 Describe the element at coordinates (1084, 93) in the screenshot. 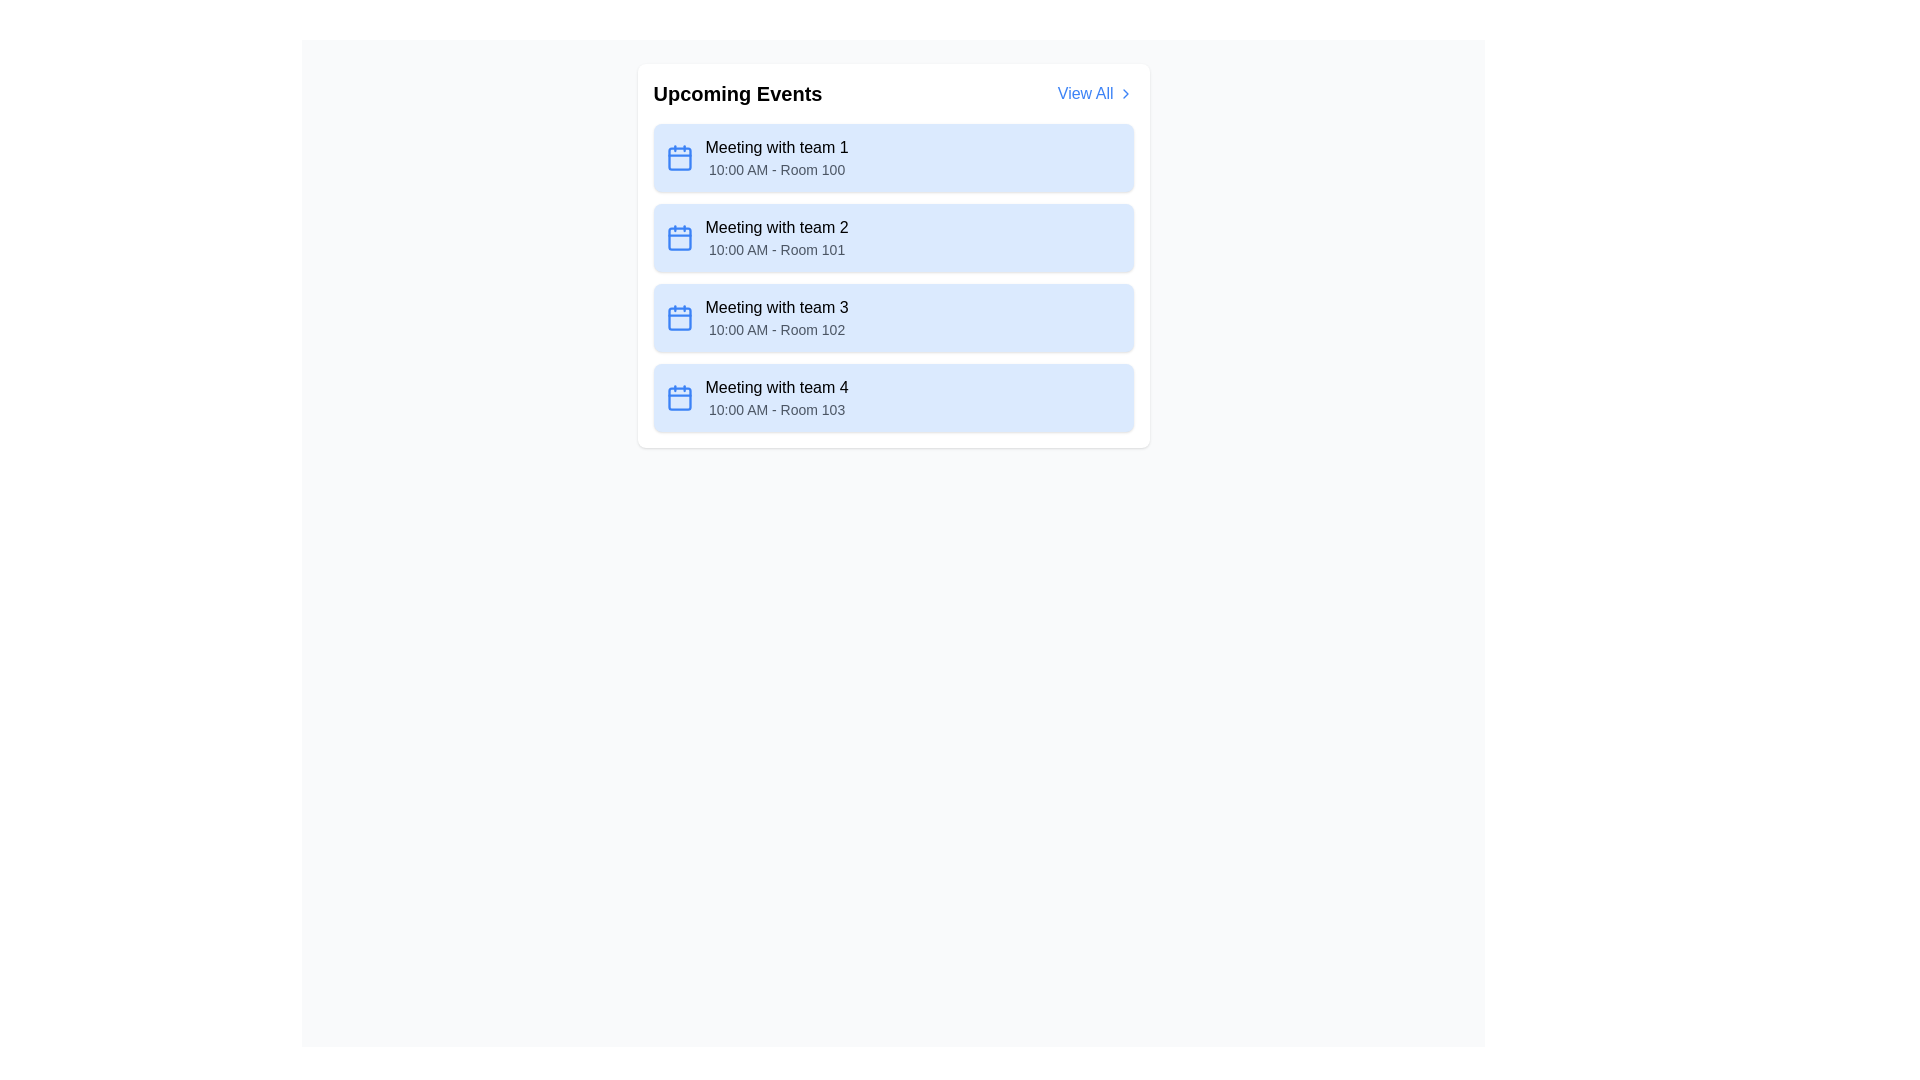

I see `the text label located in the top-right corner of the 'Upcoming Events' section` at that location.